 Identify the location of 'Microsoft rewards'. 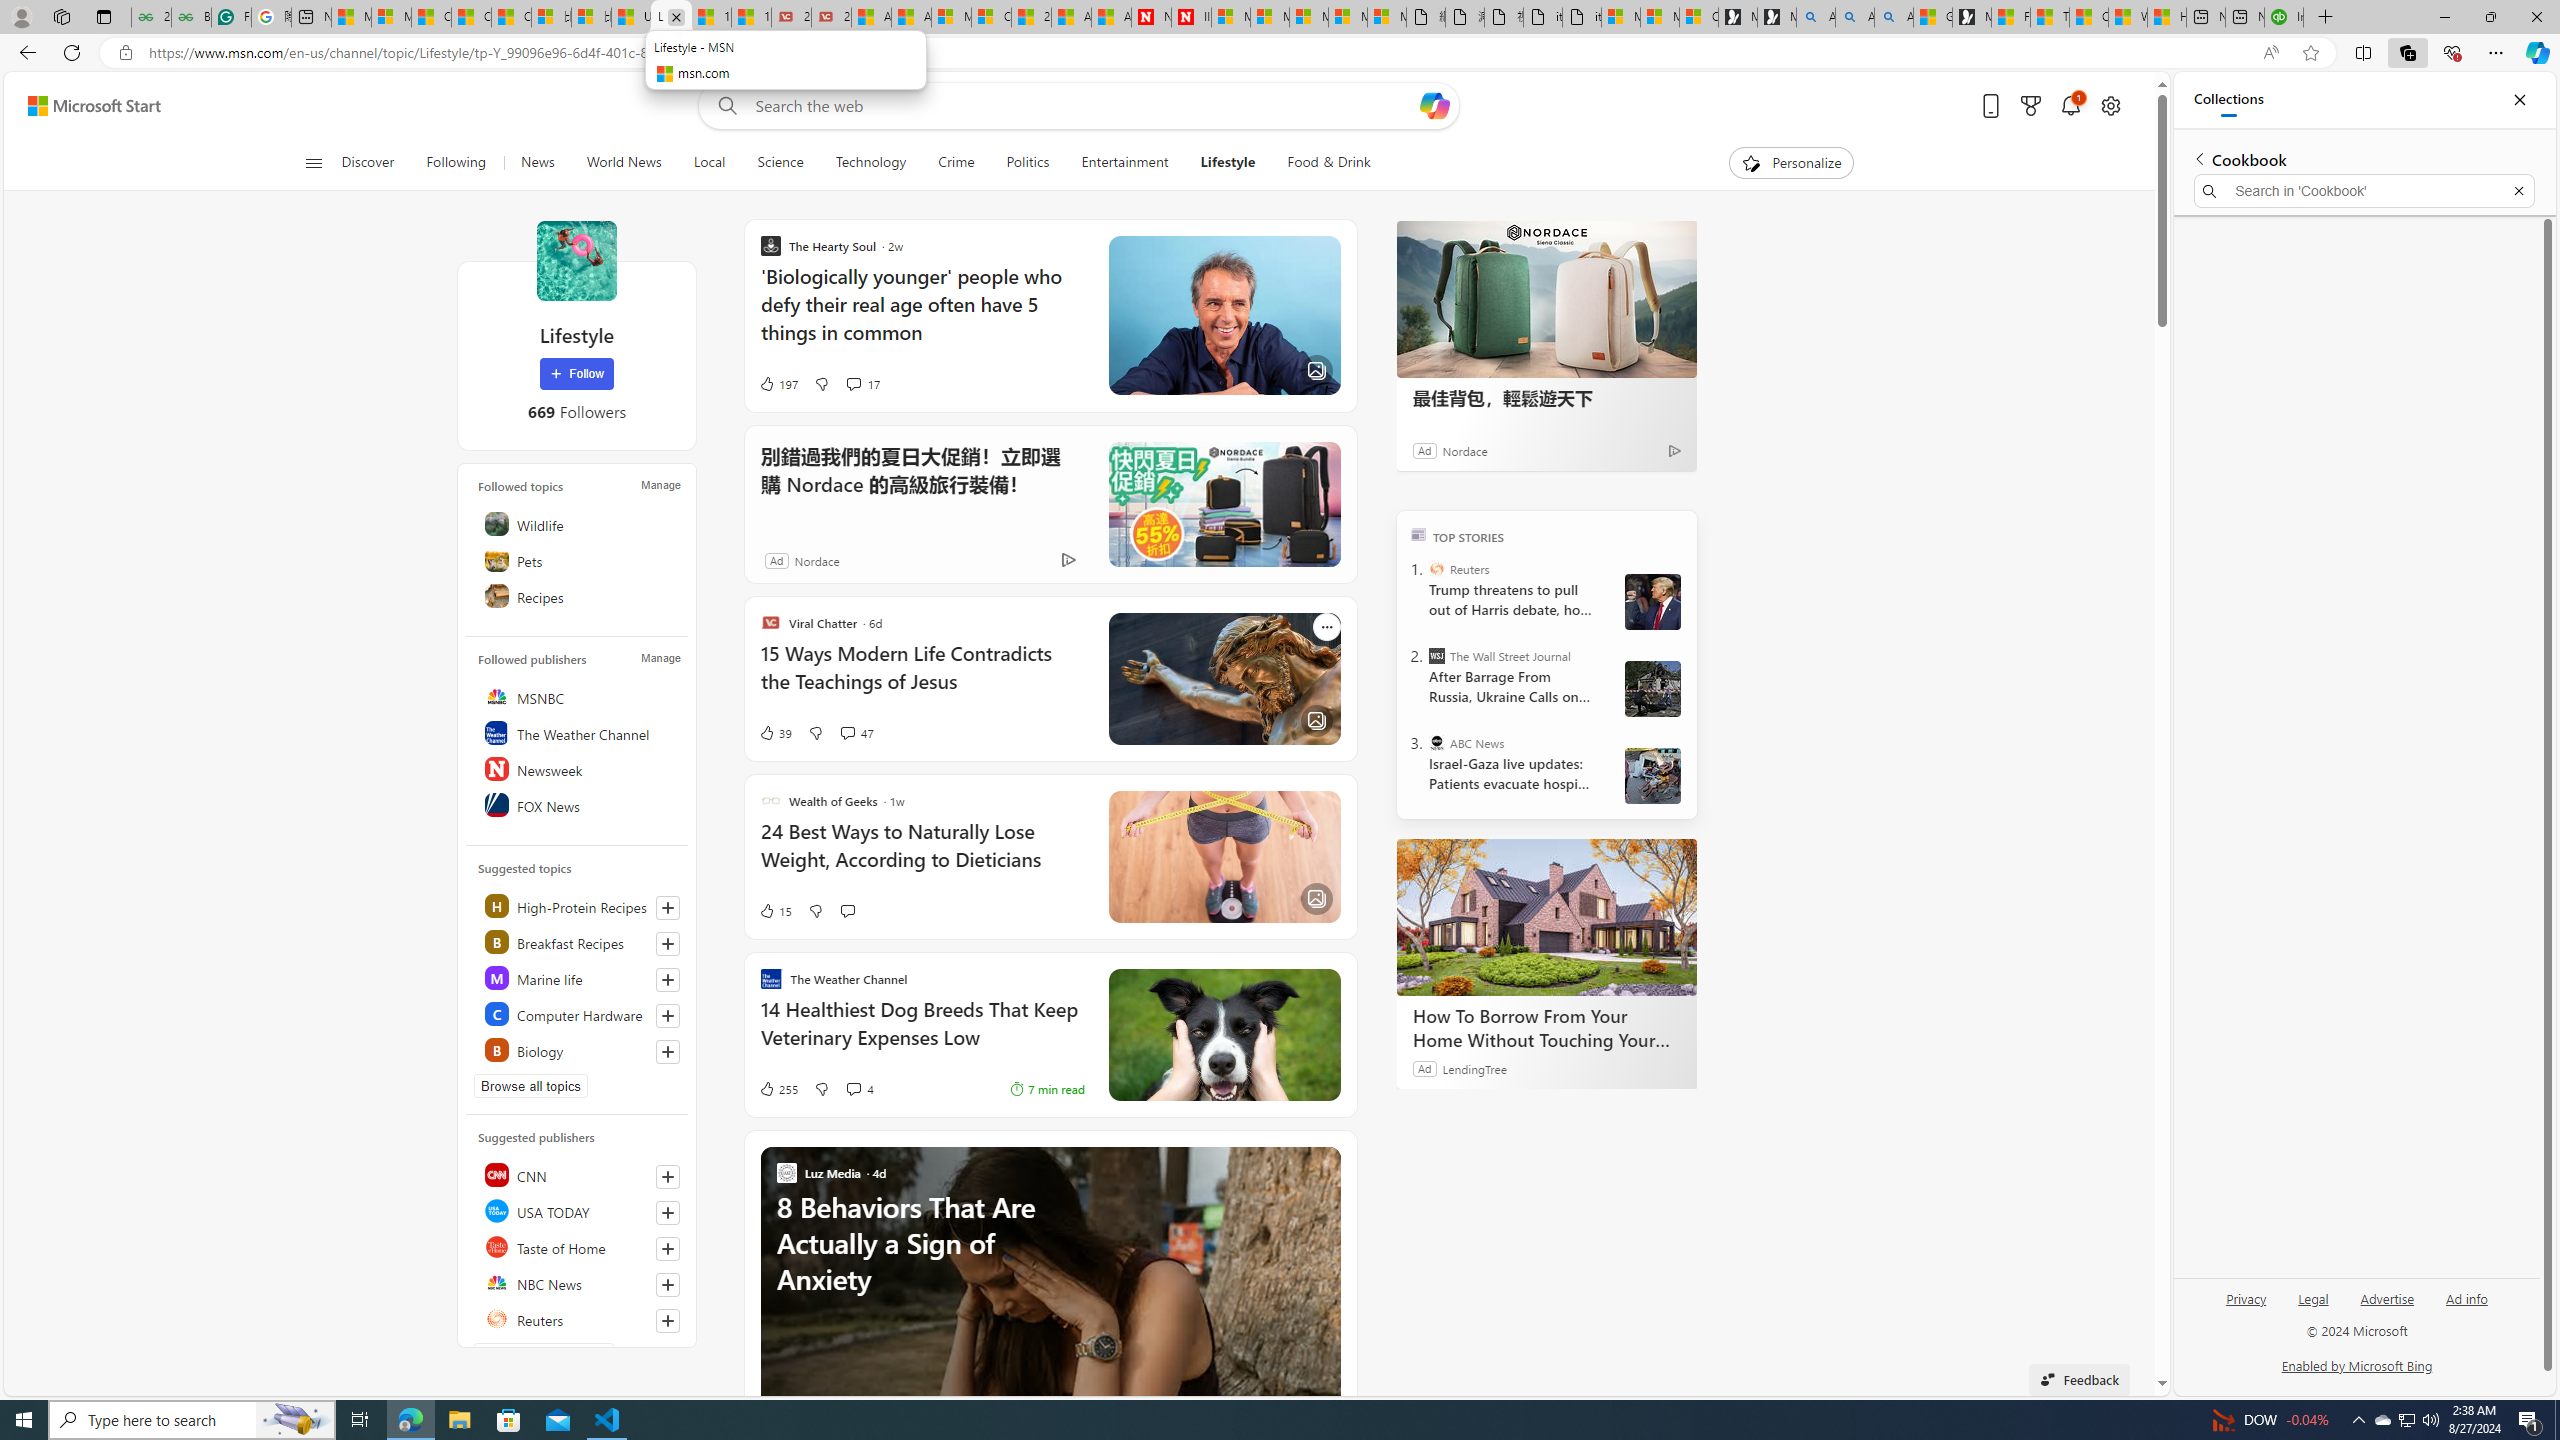
(2030, 106).